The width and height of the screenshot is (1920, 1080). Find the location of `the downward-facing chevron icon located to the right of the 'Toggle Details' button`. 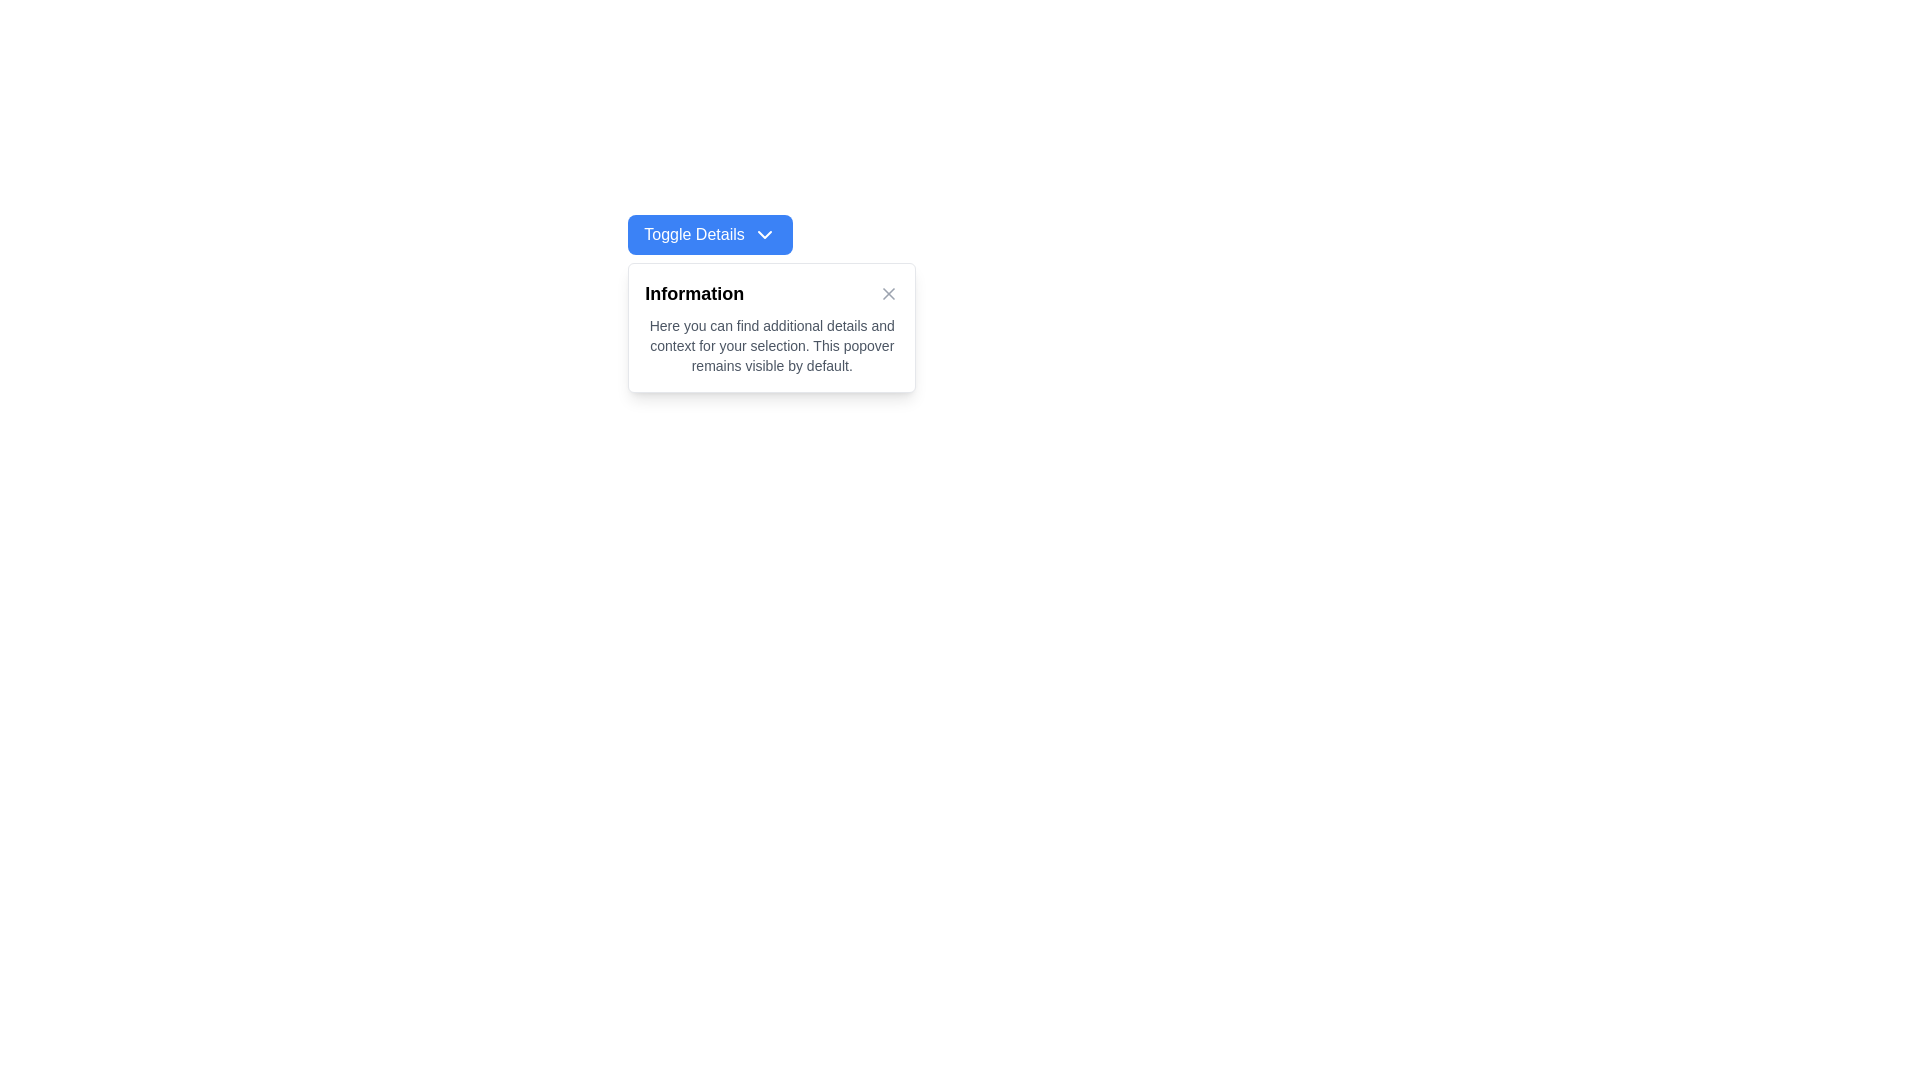

the downward-facing chevron icon located to the right of the 'Toggle Details' button is located at coordinates (763, 234).